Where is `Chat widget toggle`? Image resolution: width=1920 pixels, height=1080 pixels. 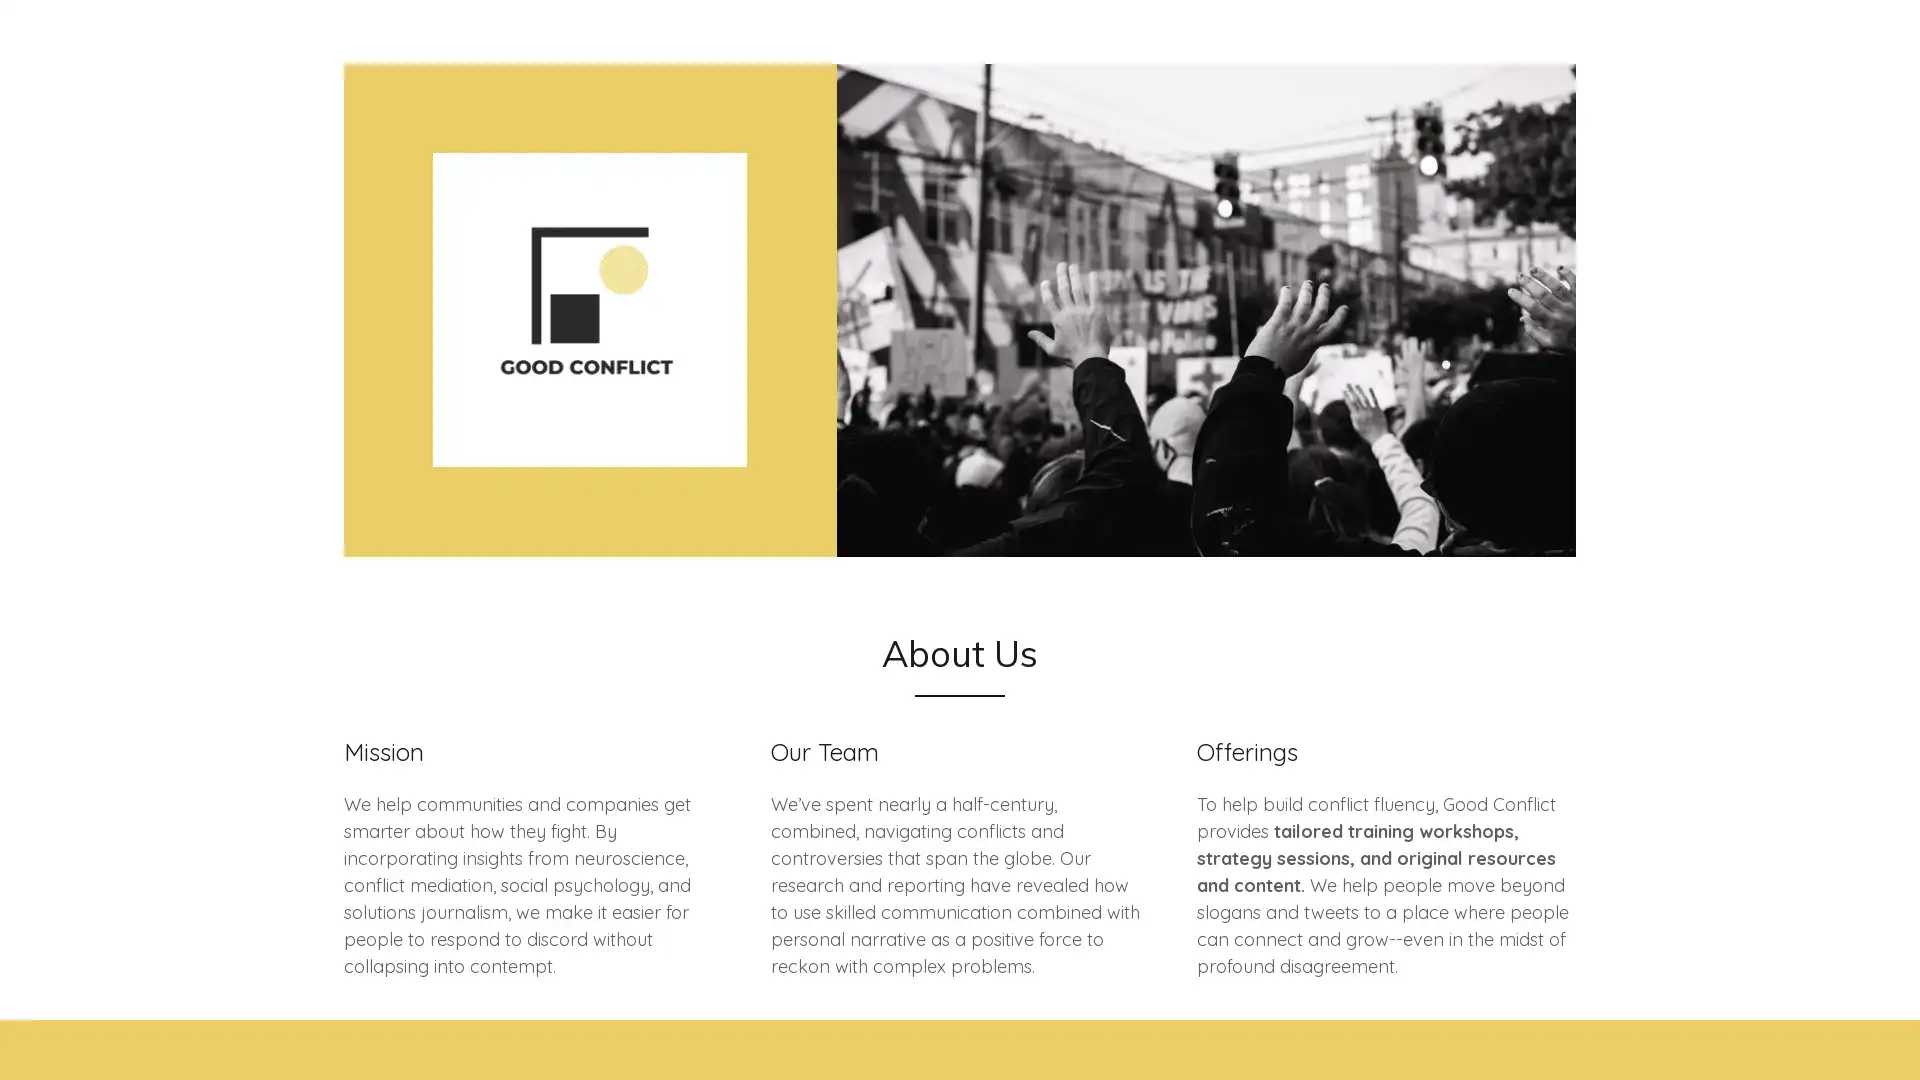 Chat widget toggle is located at coordinates (1867, 1029).